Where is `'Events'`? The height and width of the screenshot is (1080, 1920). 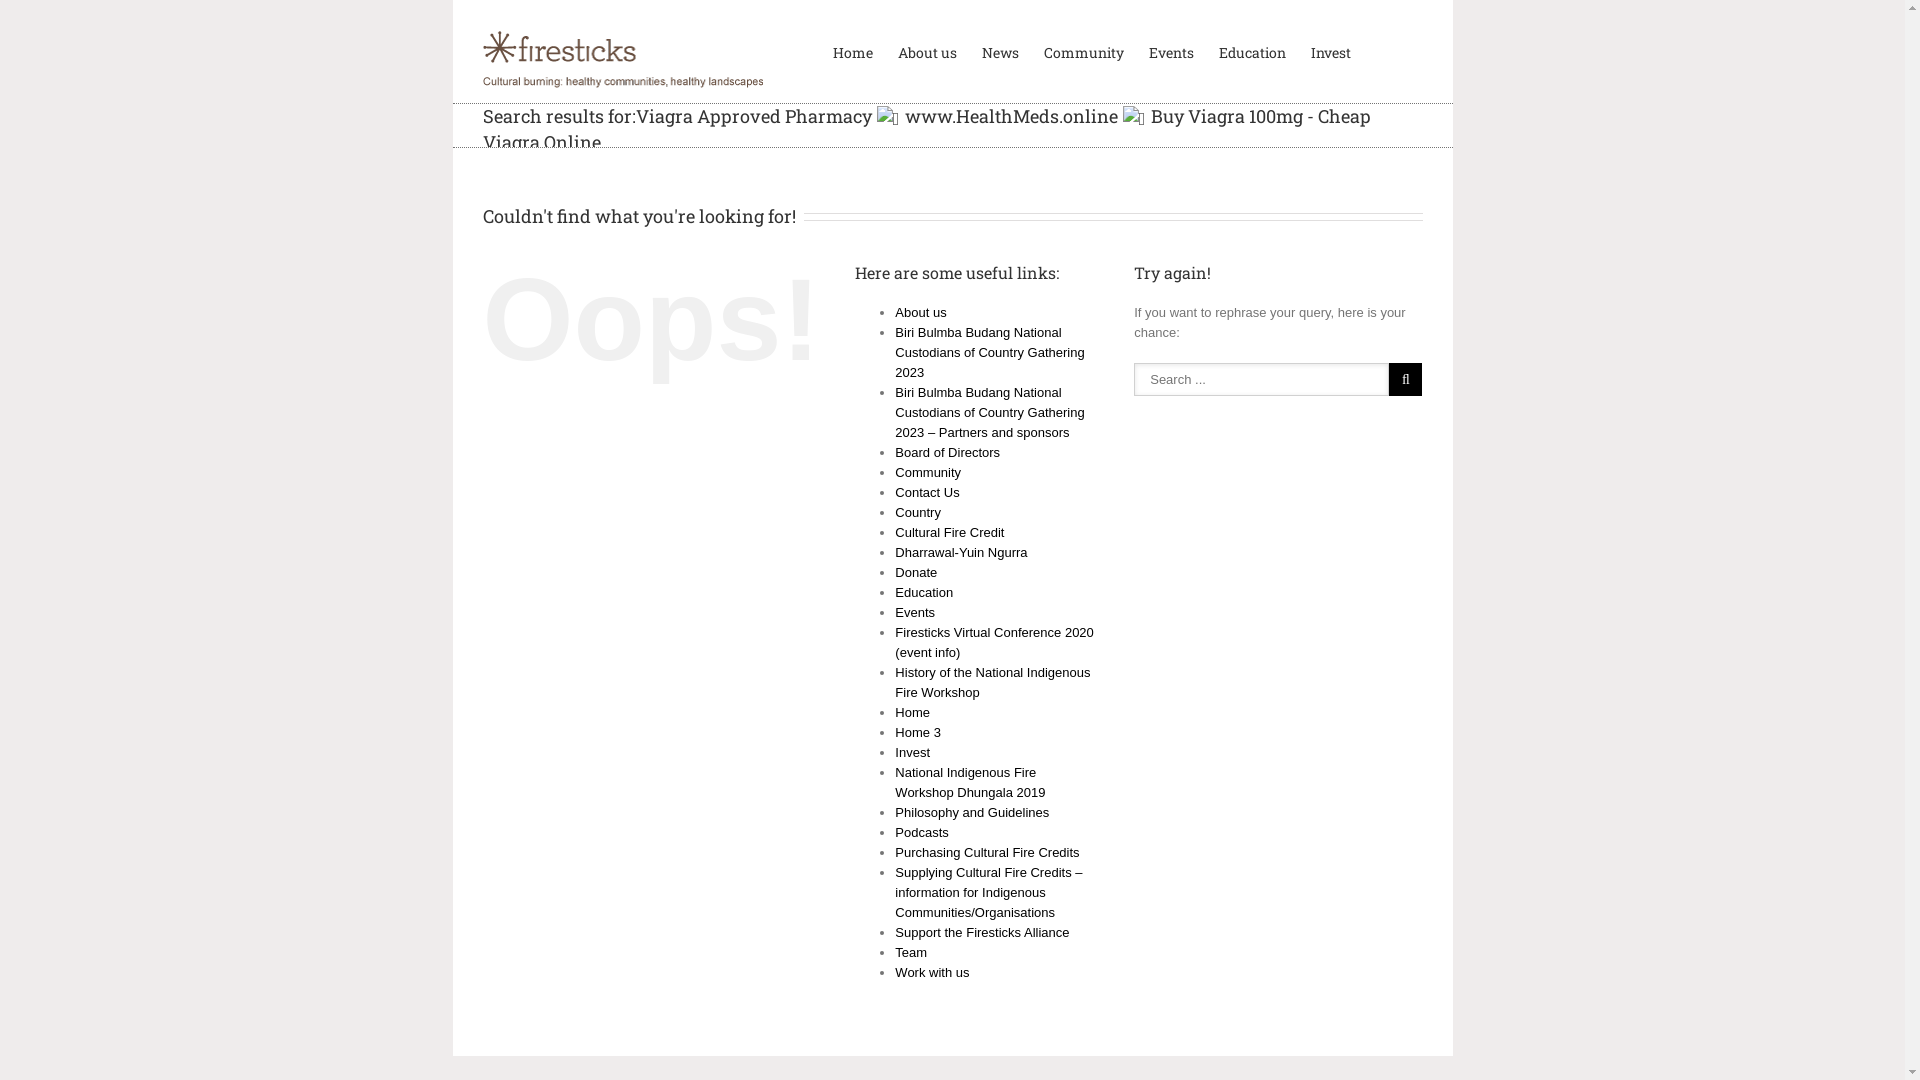 'Events' is located at coordinates (914, 611).